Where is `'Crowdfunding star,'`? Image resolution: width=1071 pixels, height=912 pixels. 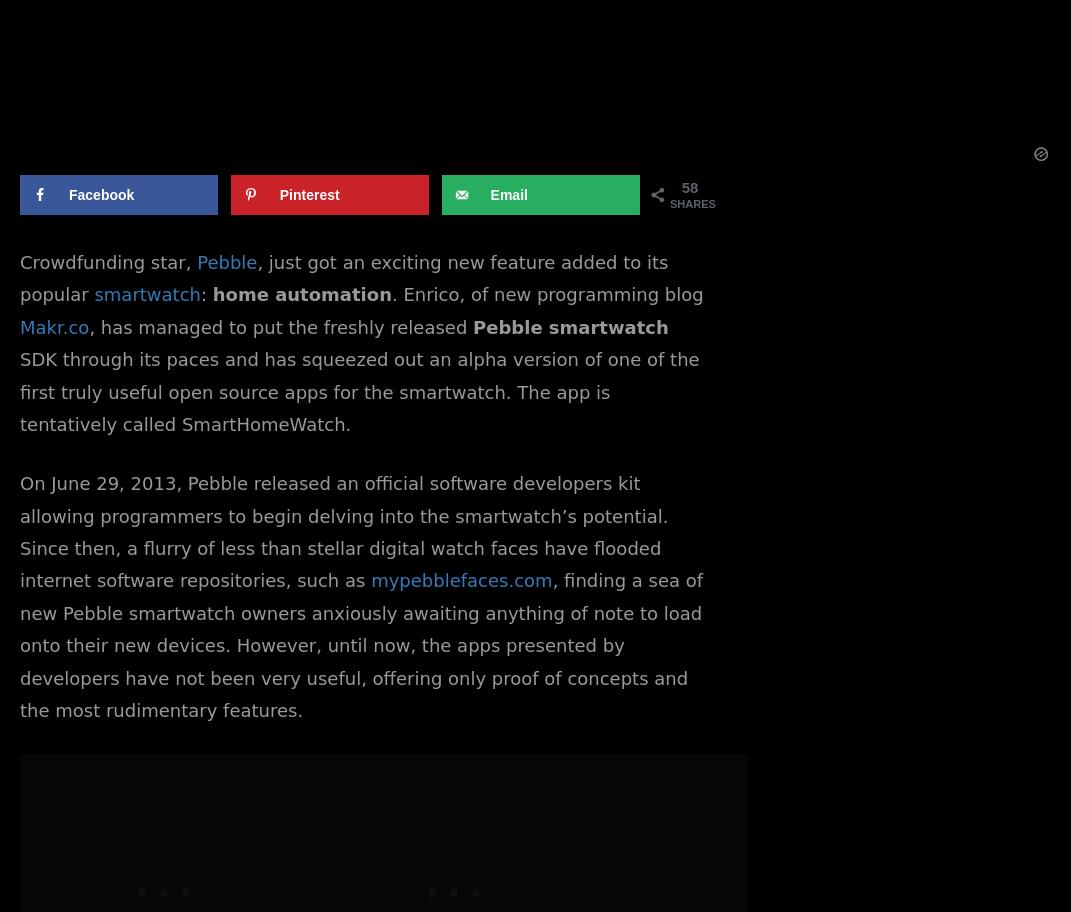
'Crowdfunding star,' is located at coordinates (108, 261).